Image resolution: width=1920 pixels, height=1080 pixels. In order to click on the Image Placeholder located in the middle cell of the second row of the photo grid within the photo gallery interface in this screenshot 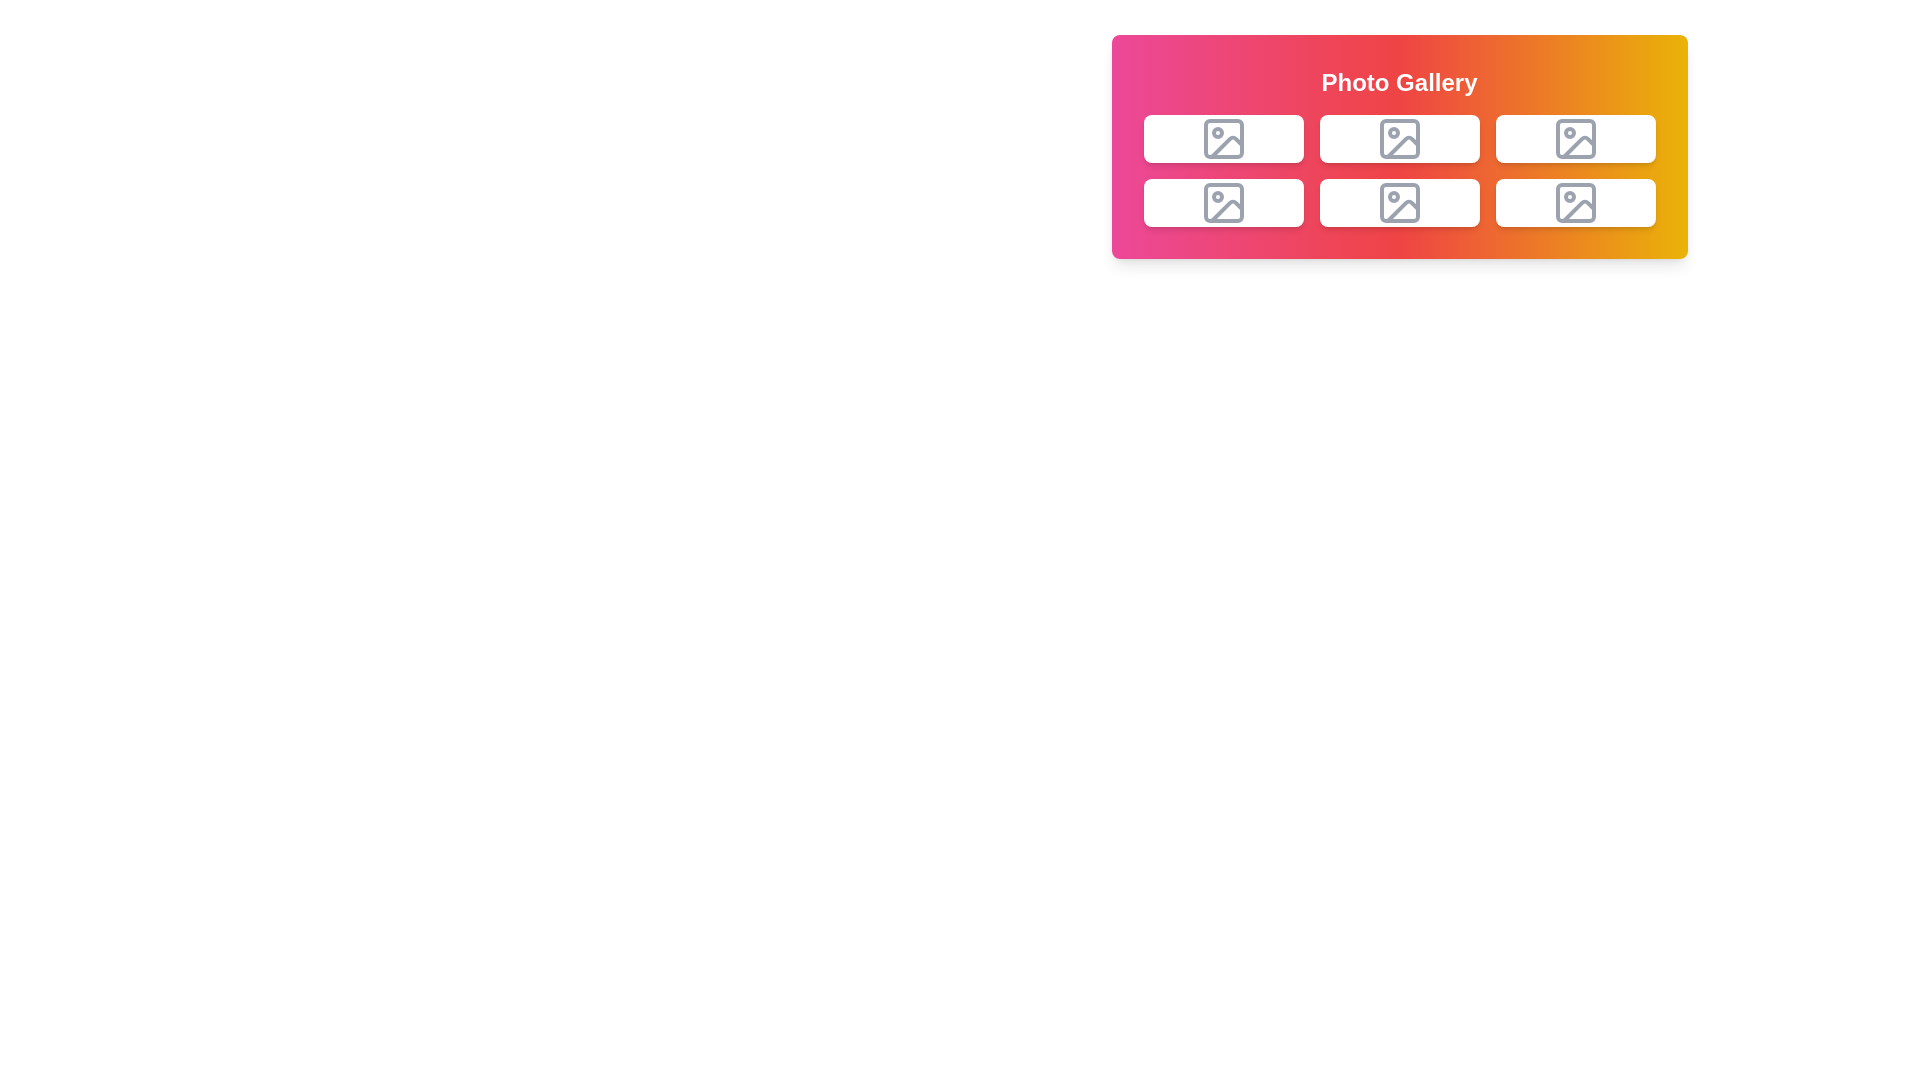, I will do `click(1225, 211)`.